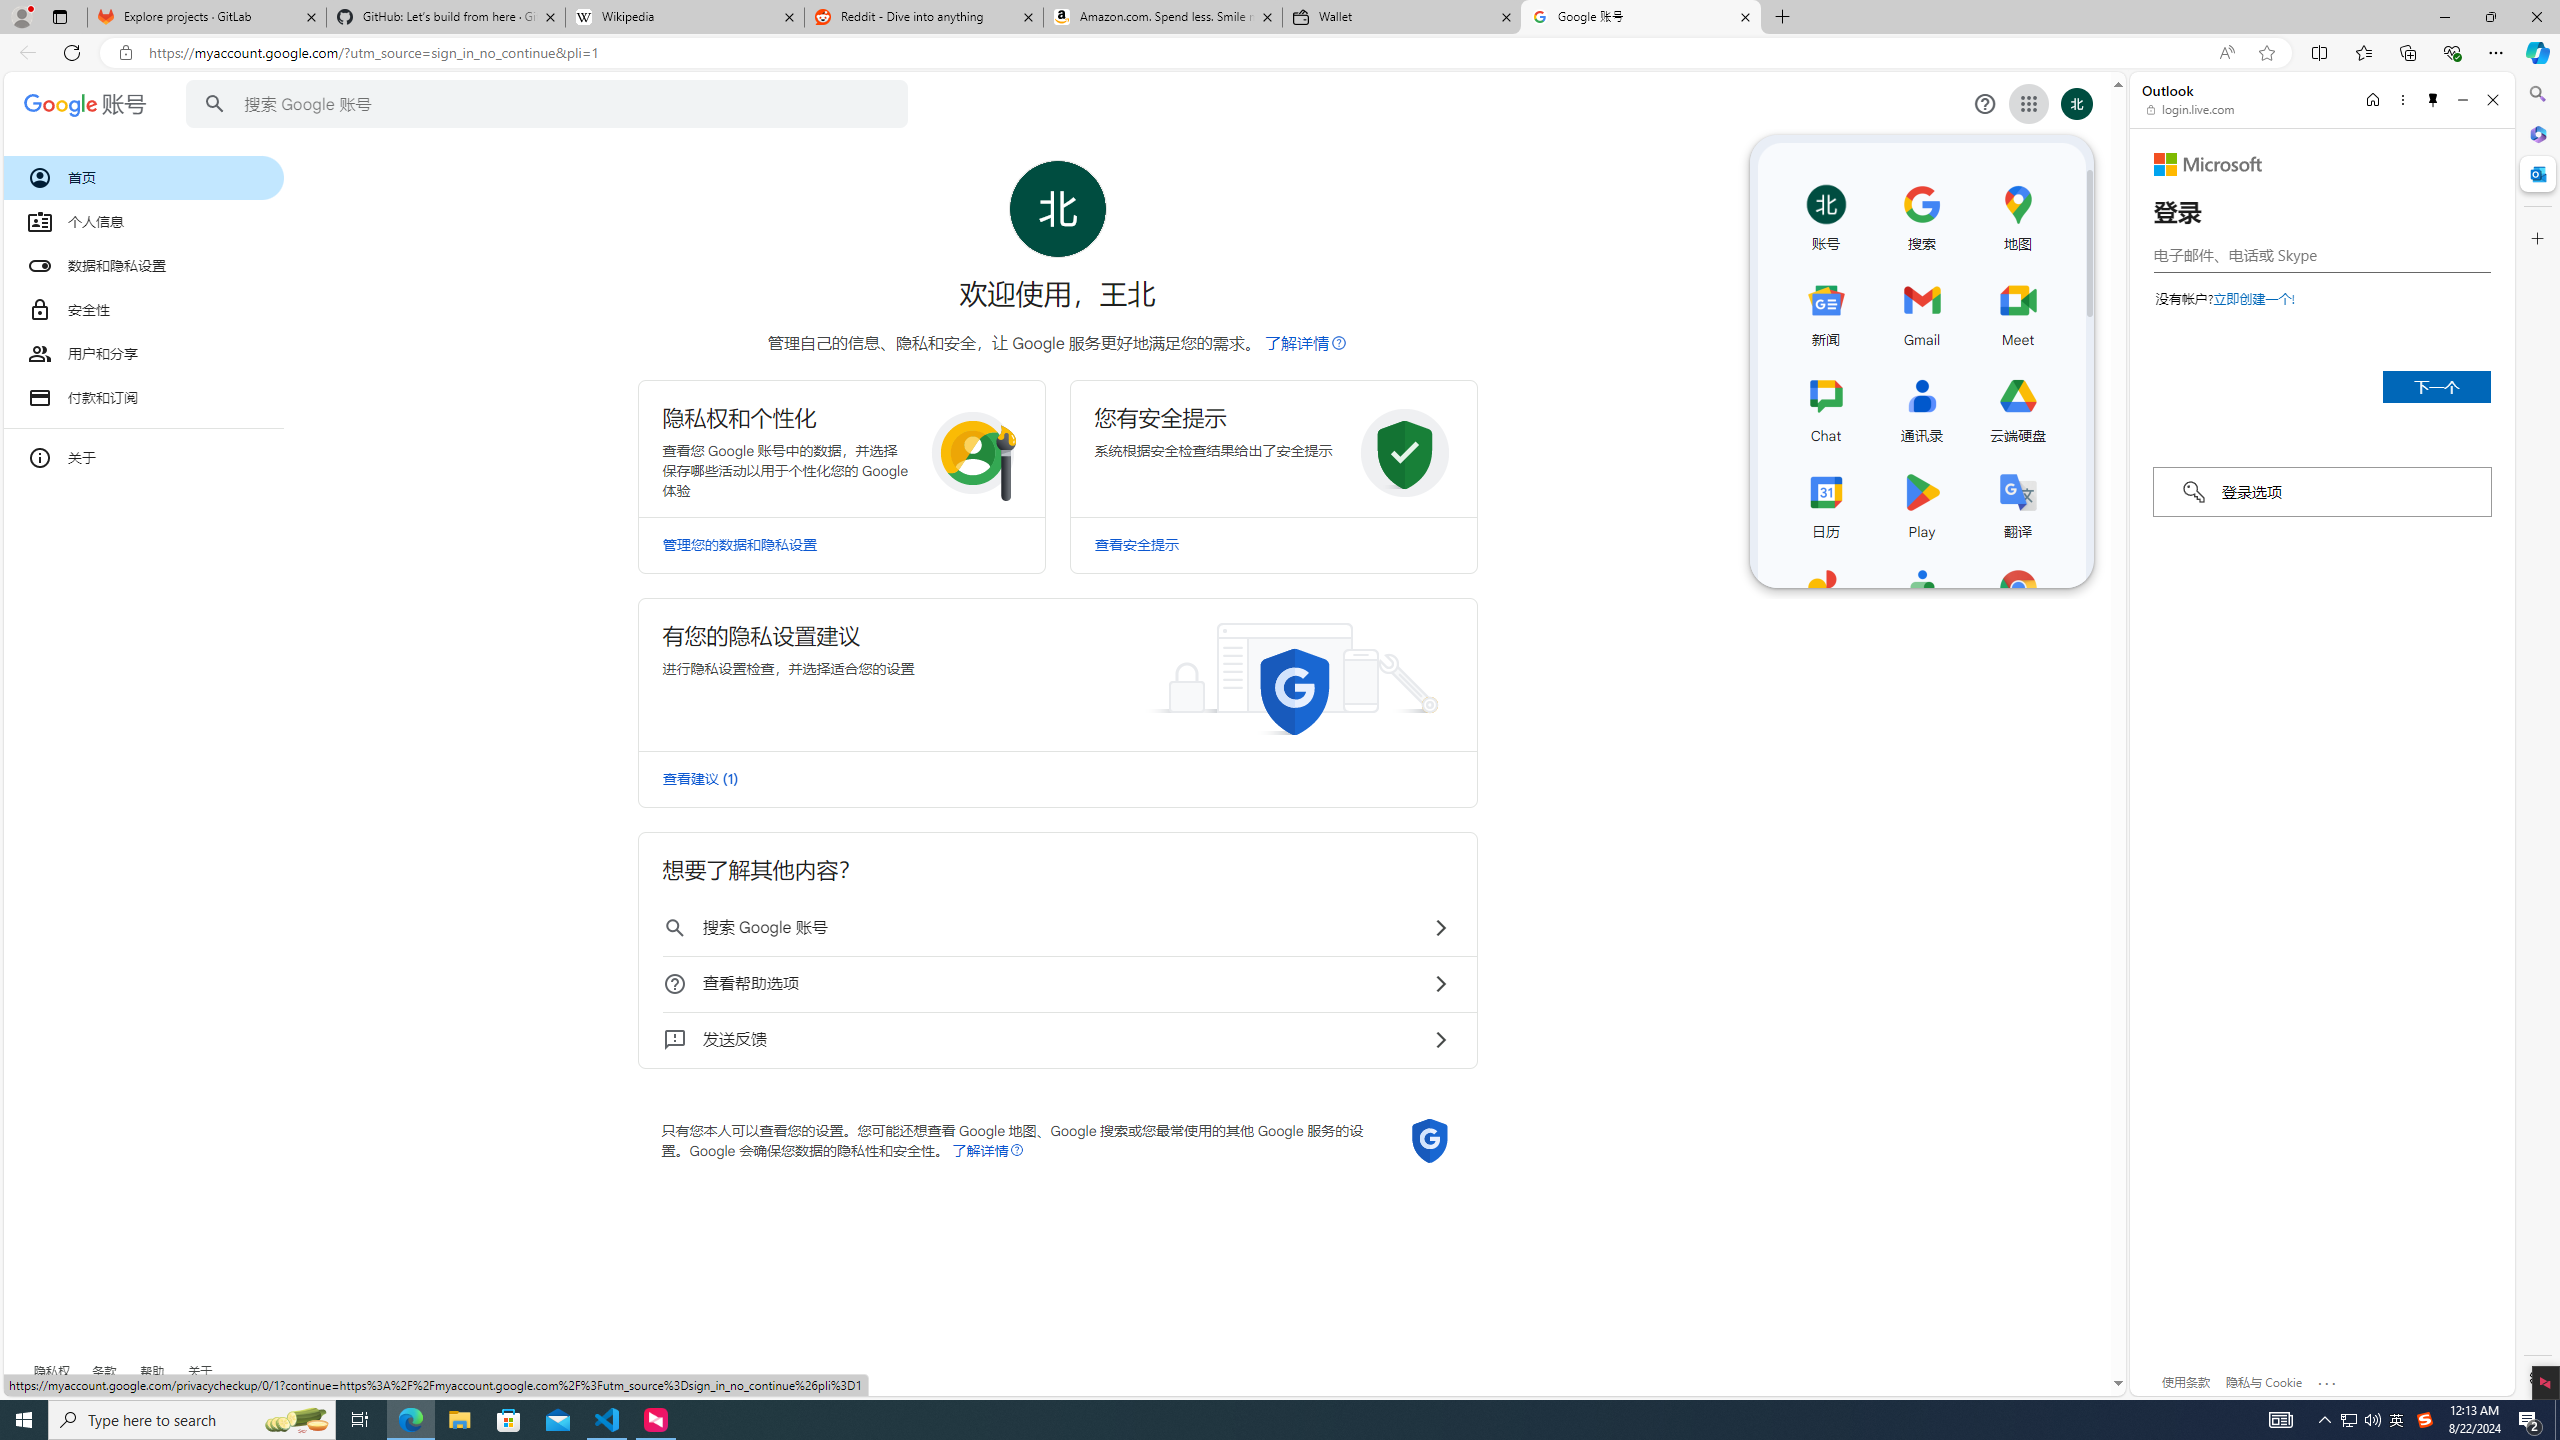 This screenshot has height=1440, width=2560. Describe the element at coordinates (1921, 310) in the screenshot. I see `'Gmail'` at that location.